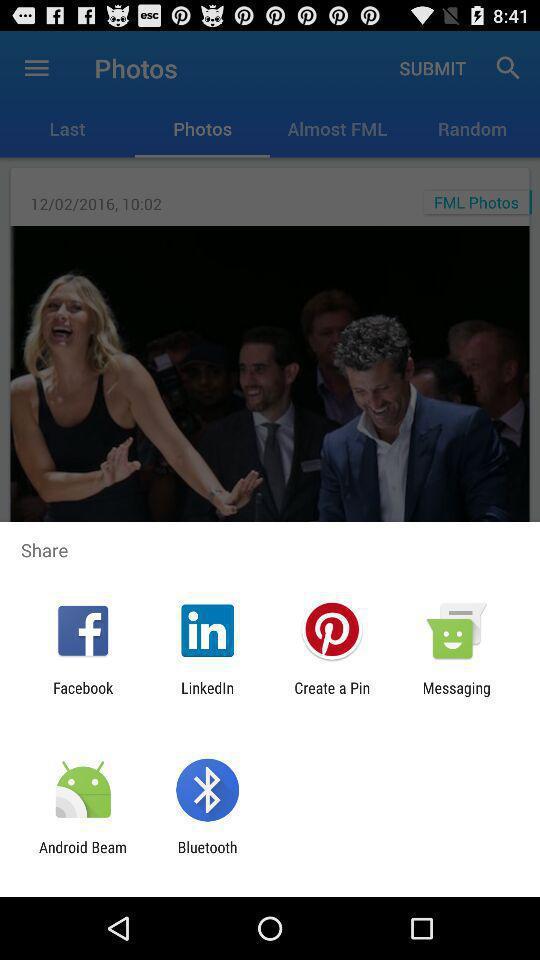 Image resolution: width=540 pixels, height=960 pixels. I want to click on the bluetooth app, so click(206, 855).